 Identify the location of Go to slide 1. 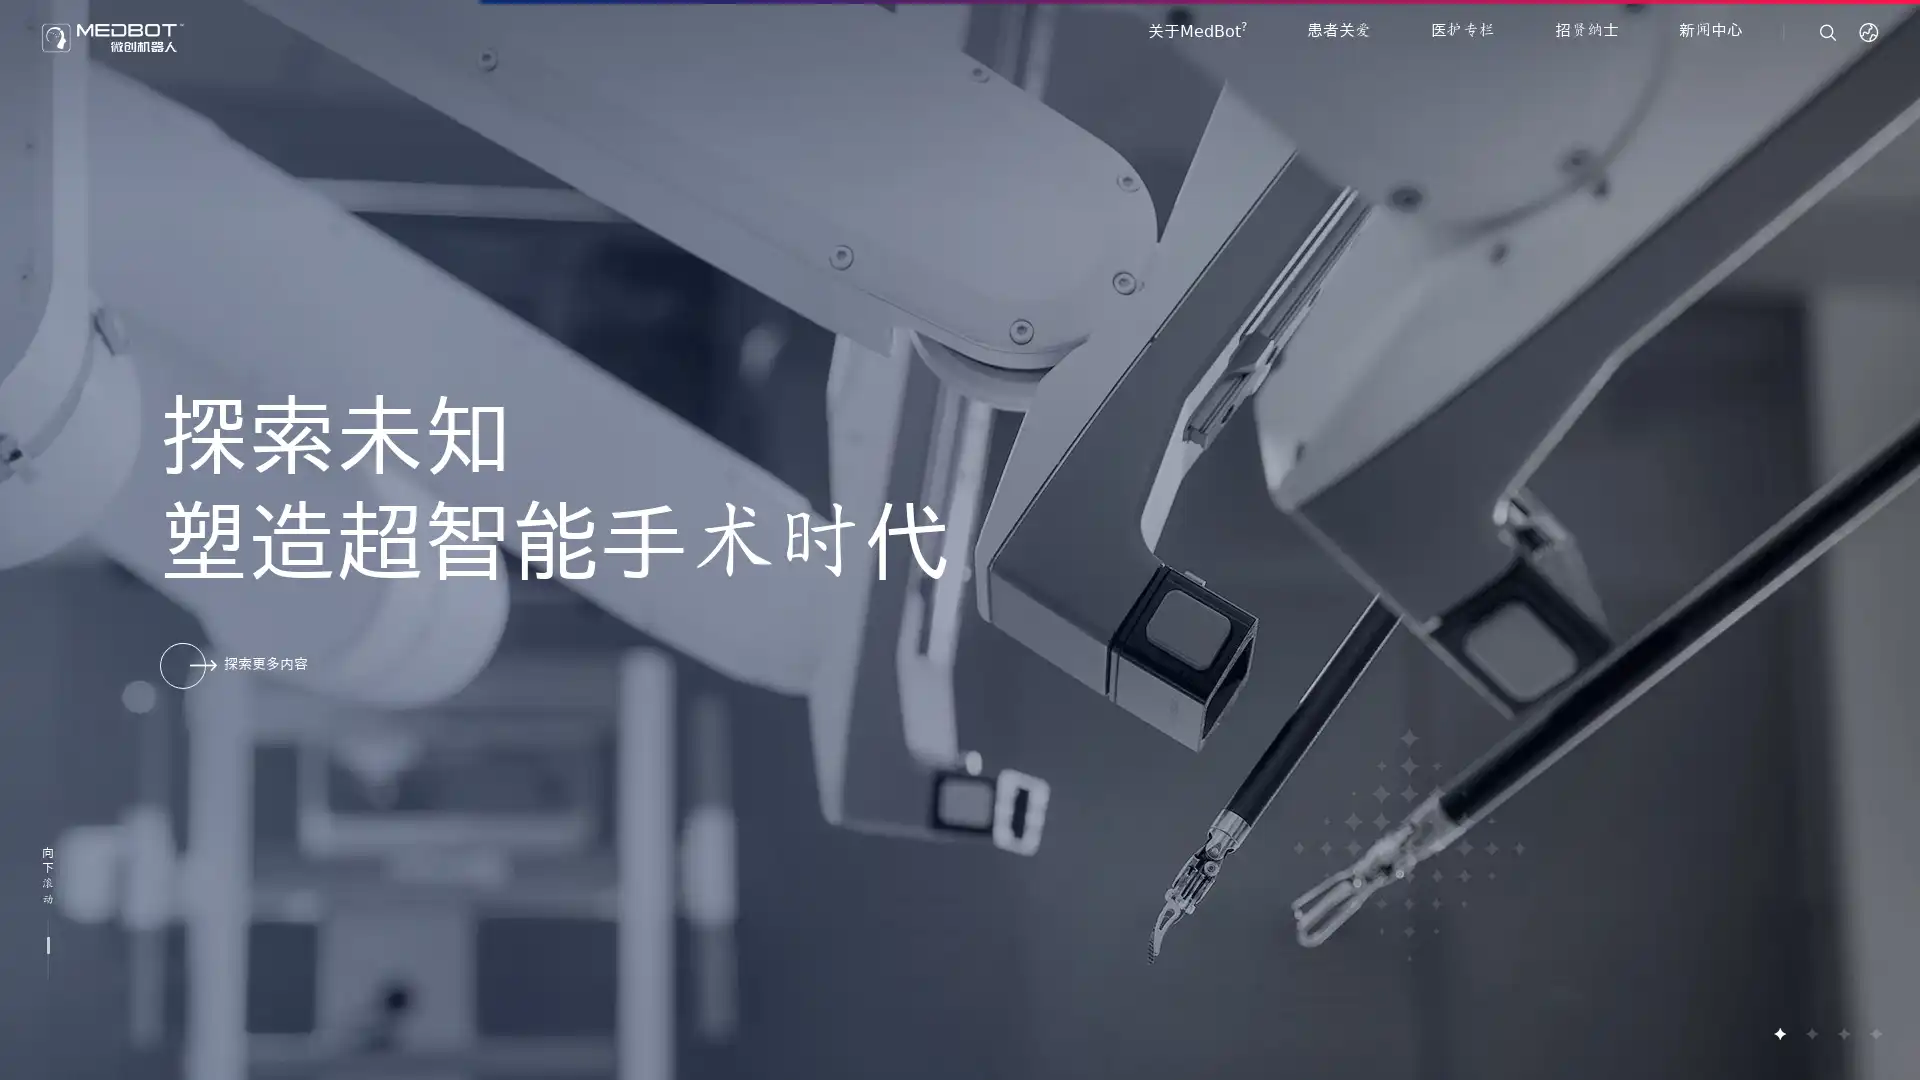
(1779, 1033).